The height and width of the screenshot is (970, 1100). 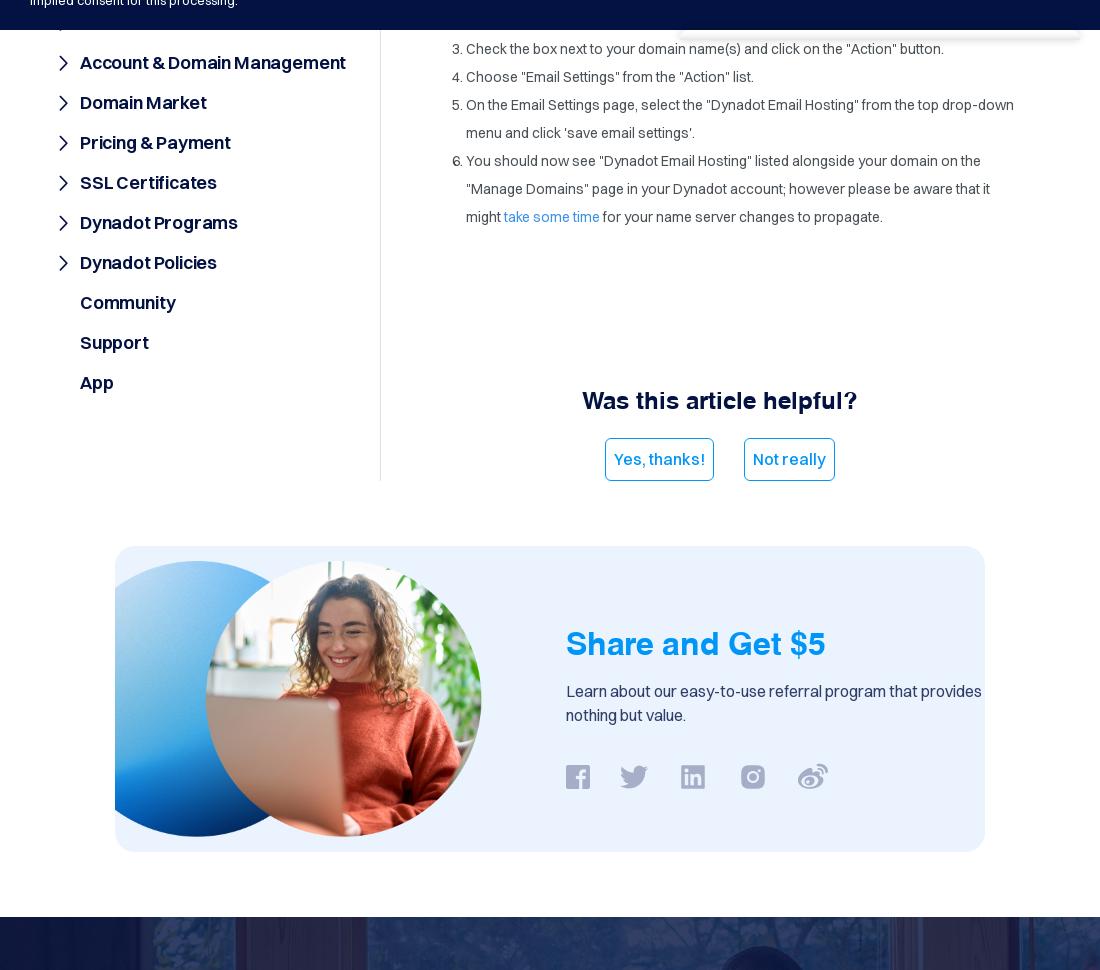 I want to click on 'Order Process', so click(x=140, y=22).